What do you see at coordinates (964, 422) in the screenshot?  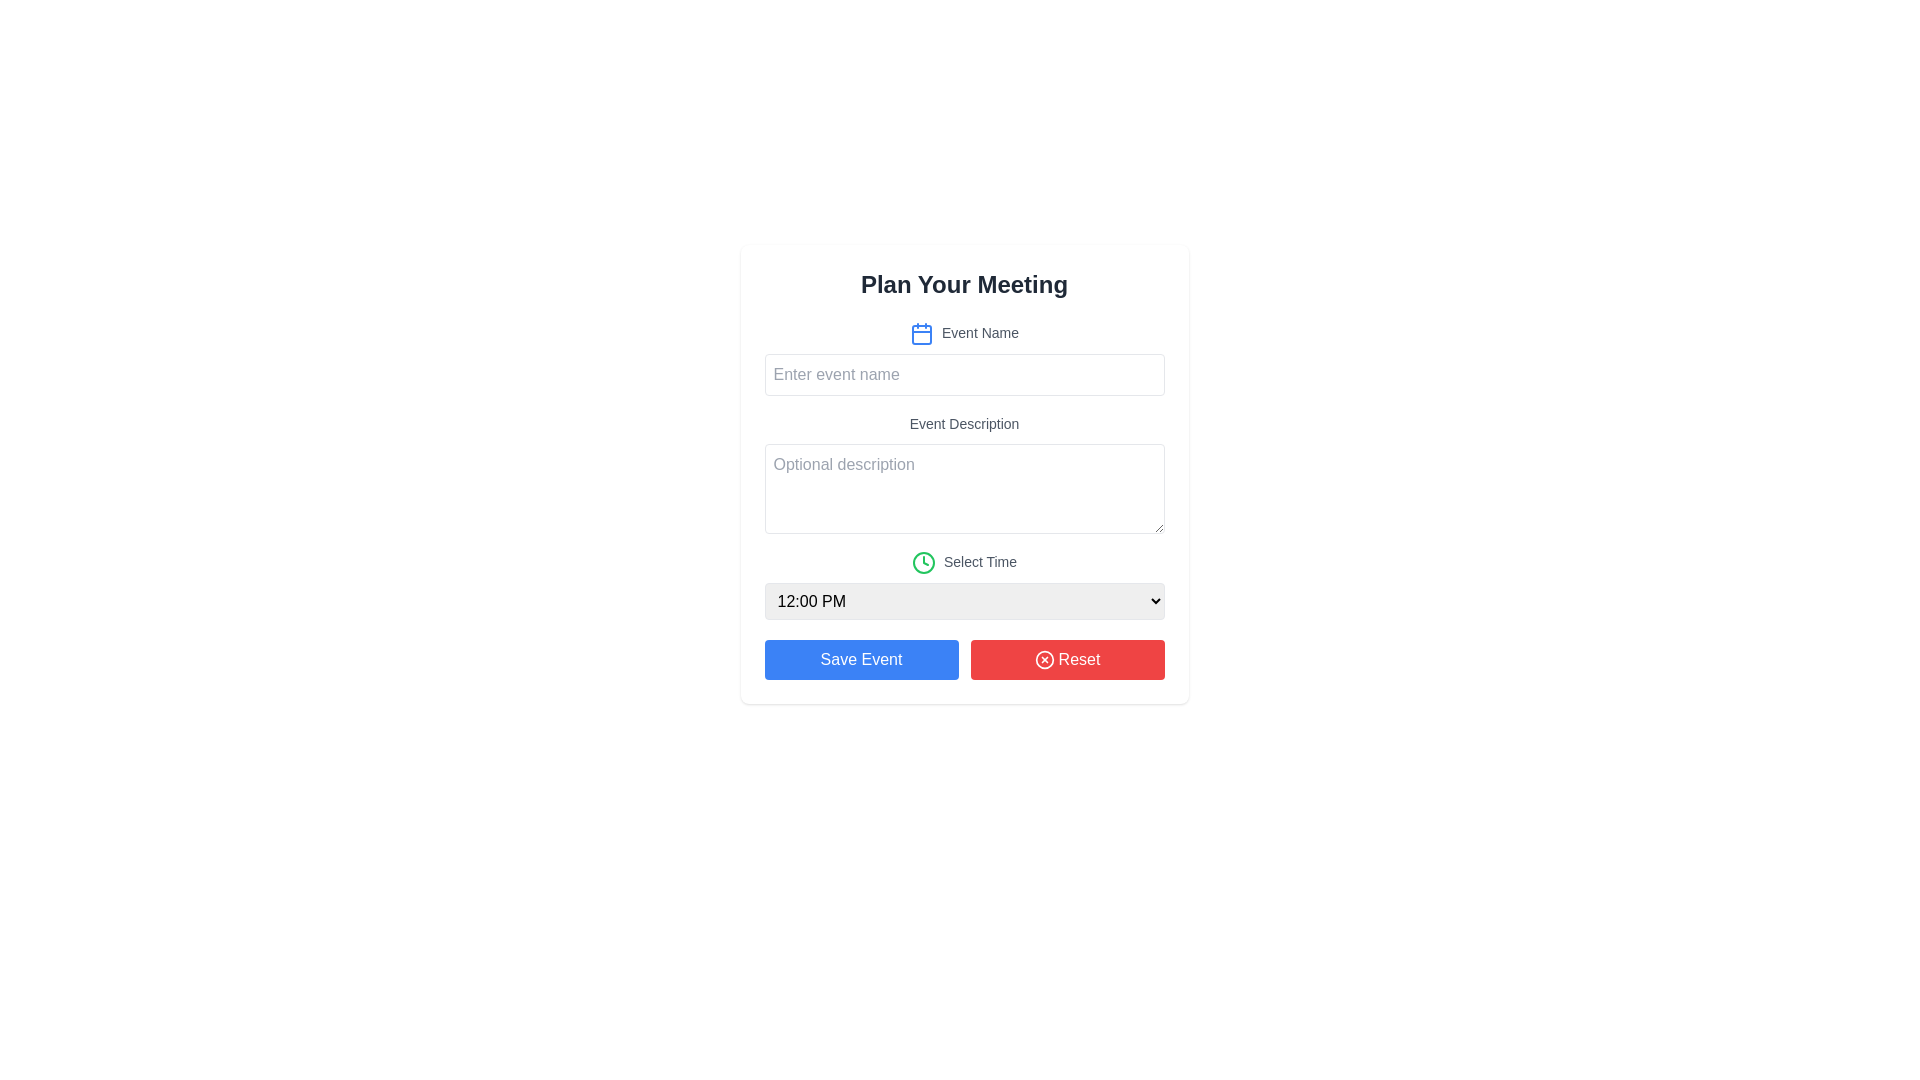 I see `the label element that provides guidance for the input field below it, positioned directly above the 'Optional description' input text area` at bounding box center [964, 422].